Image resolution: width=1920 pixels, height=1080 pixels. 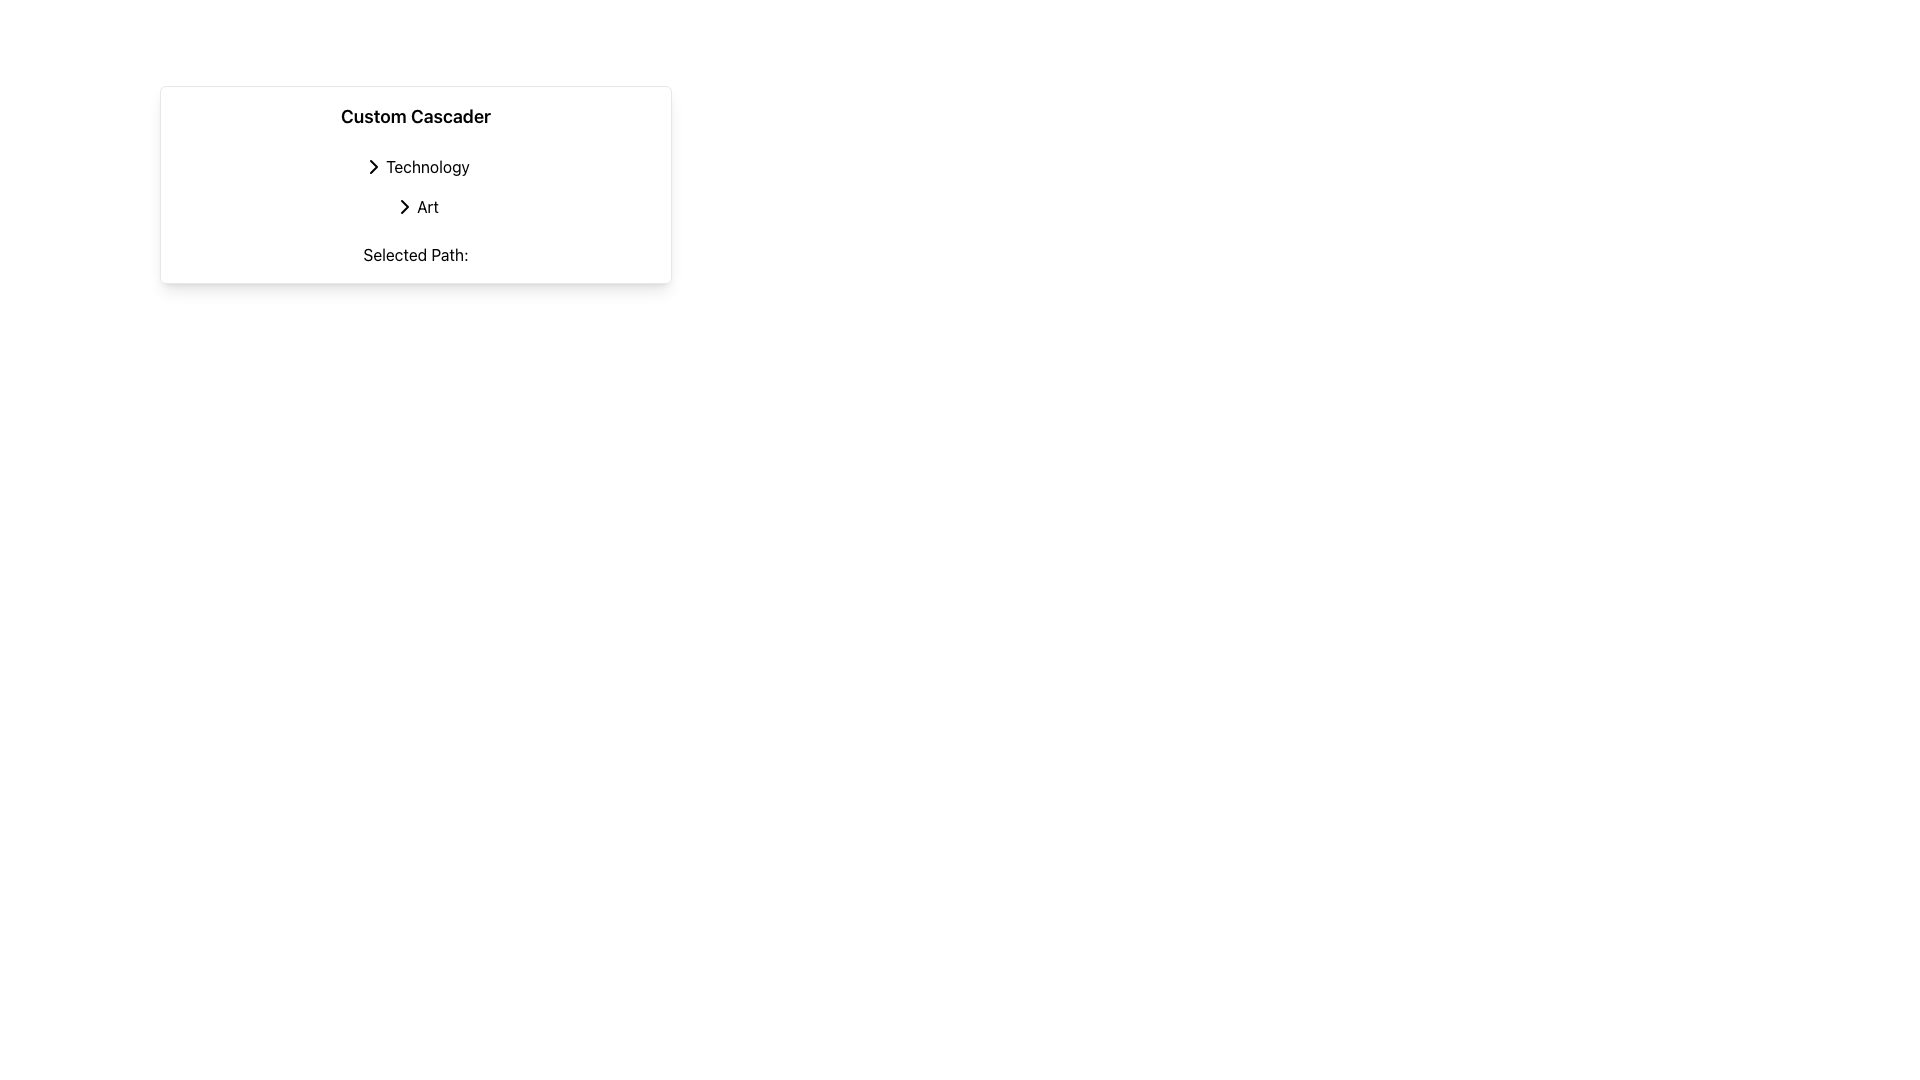 I want to click on the first clickable menu item labeled 'Technology', so click(x=415, y=165).